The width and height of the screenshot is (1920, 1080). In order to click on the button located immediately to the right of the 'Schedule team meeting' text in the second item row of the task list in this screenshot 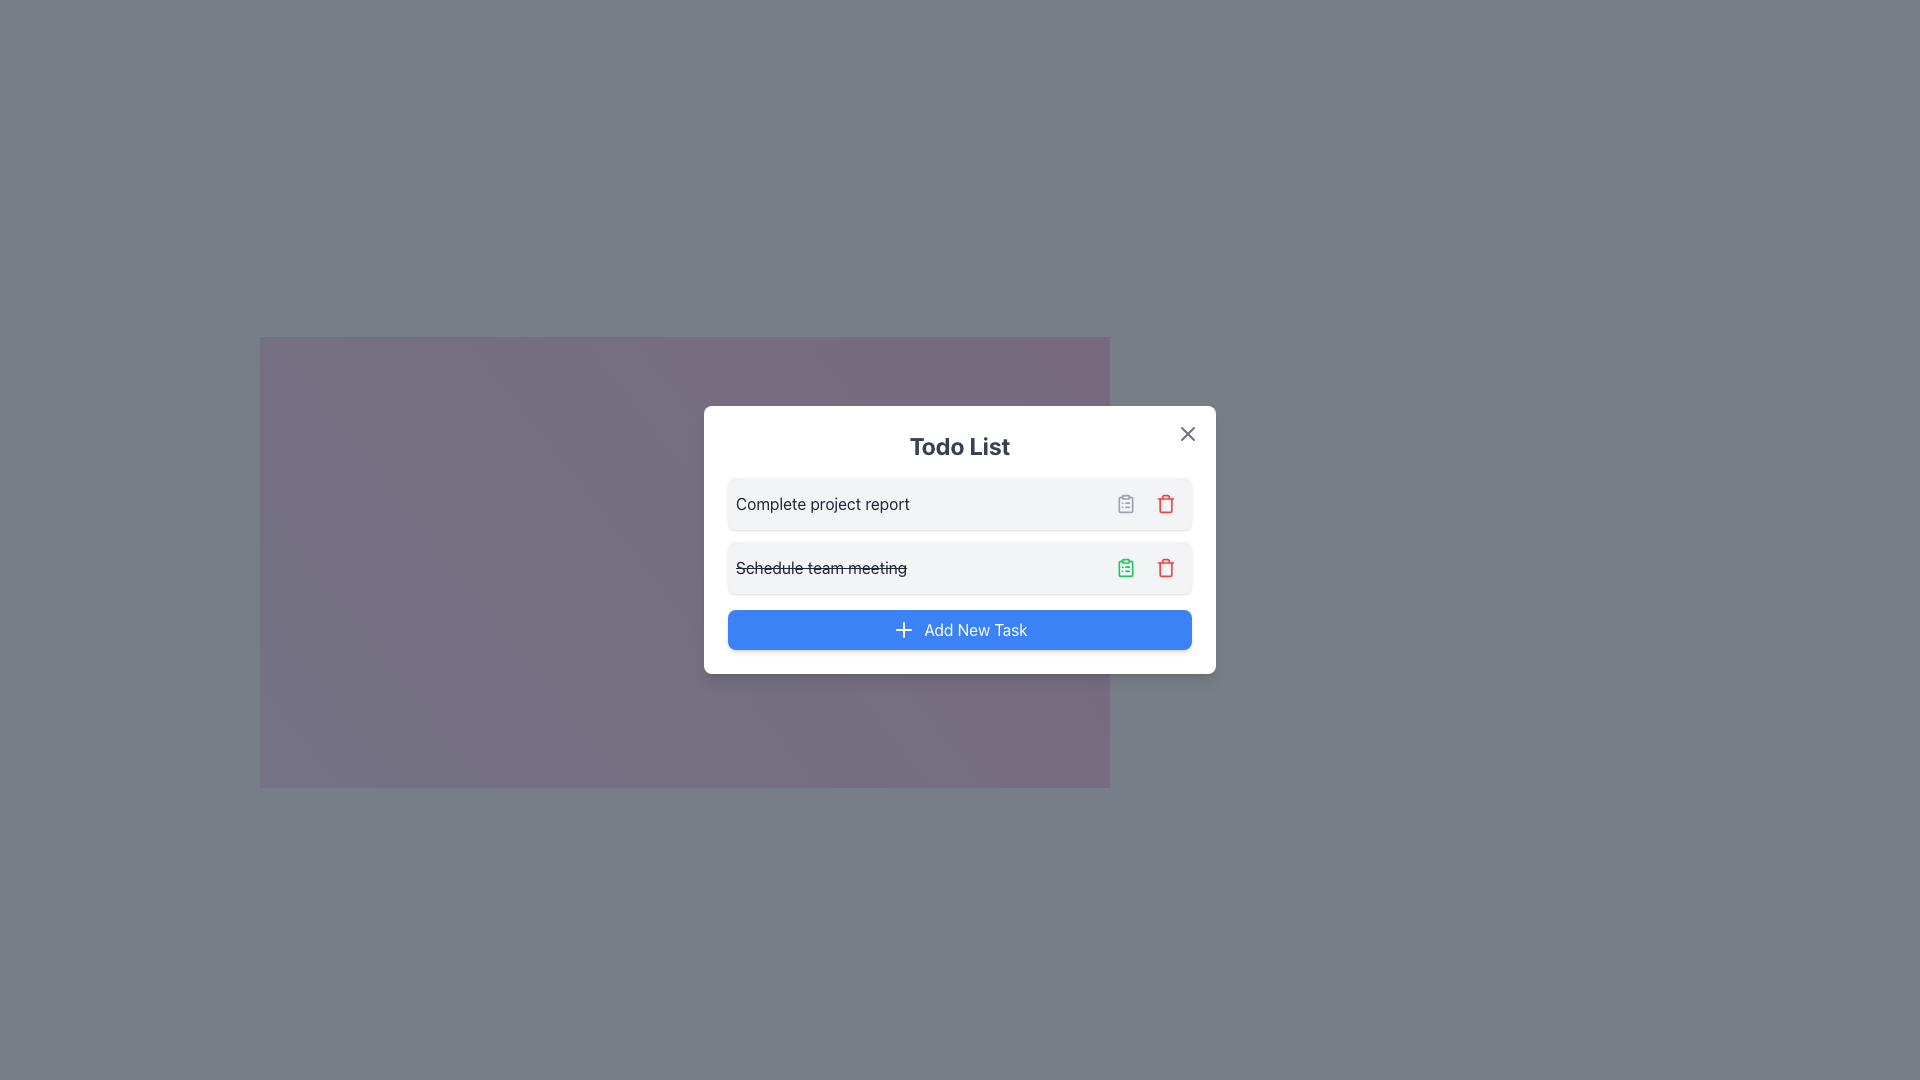, I will do `click(1126, 567)`.